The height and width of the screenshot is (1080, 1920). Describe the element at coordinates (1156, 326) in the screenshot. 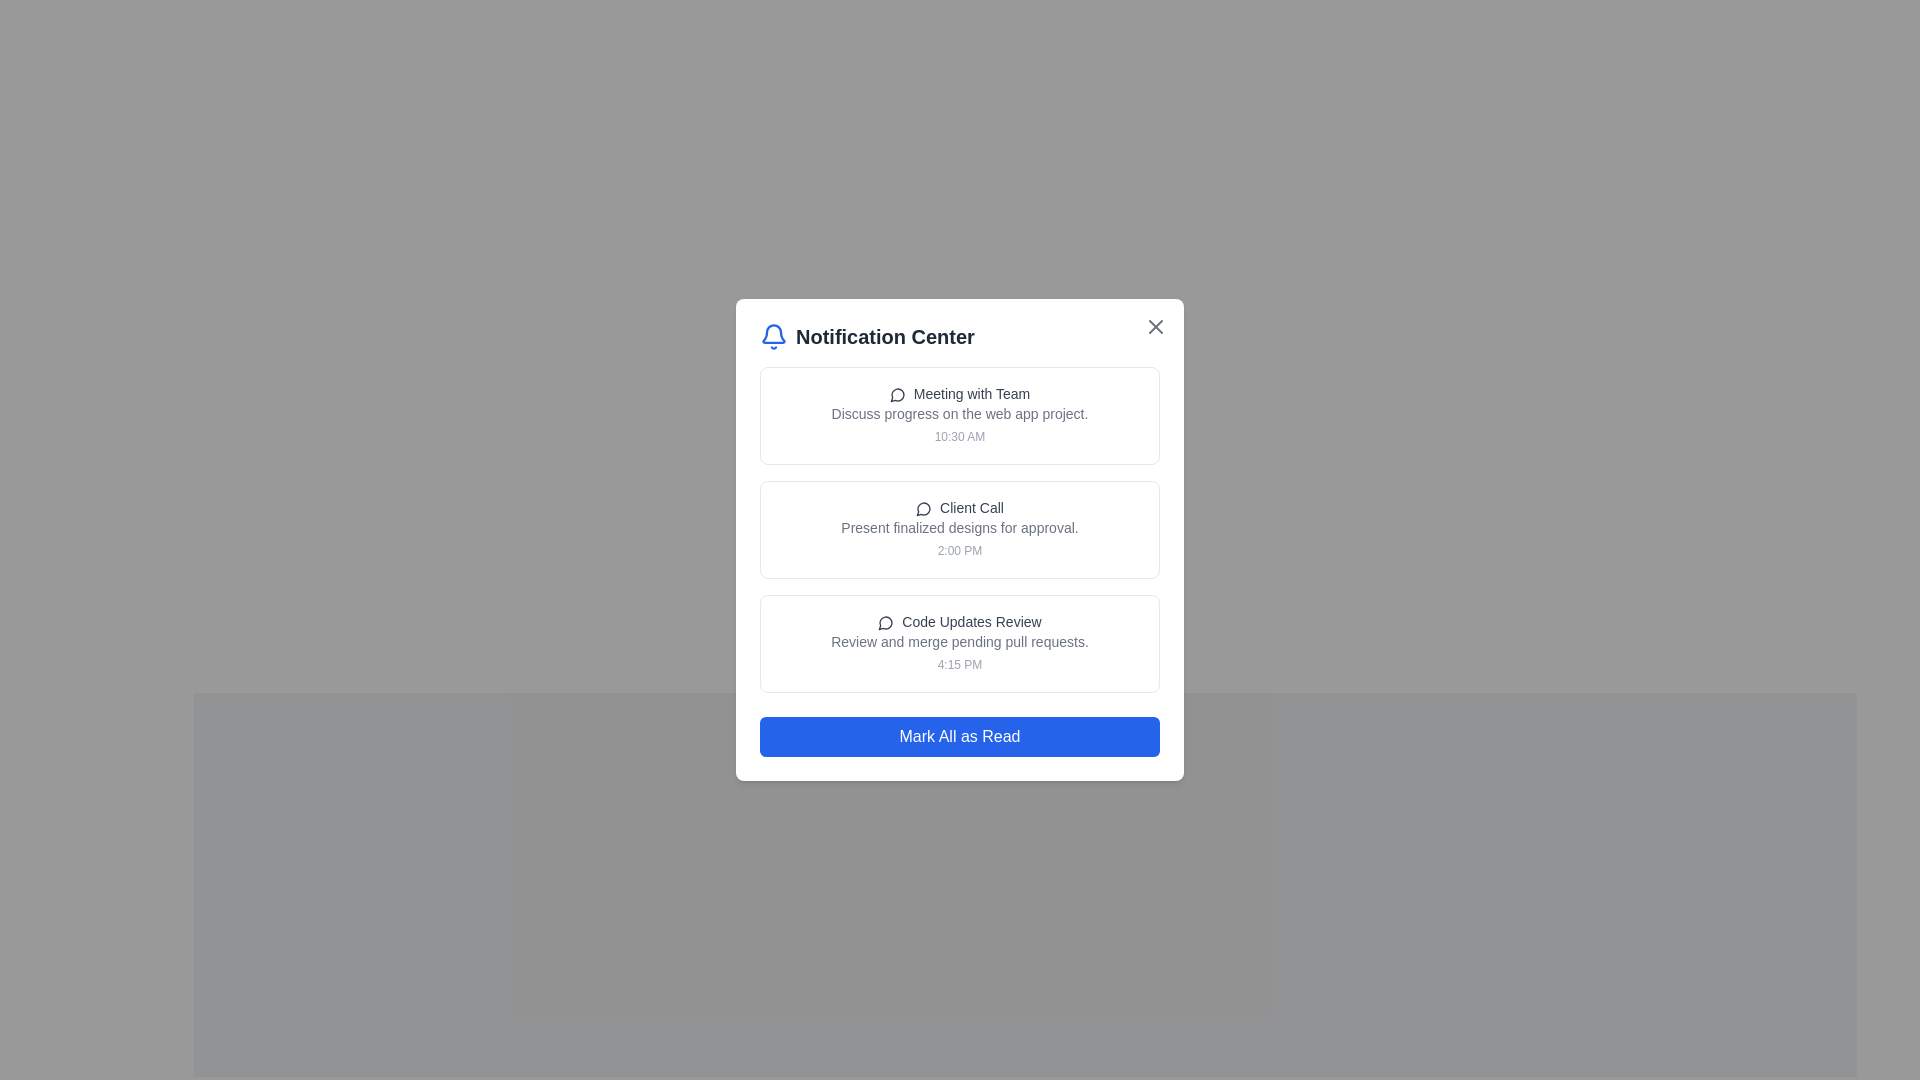

I see `the close button located in the upper-right corner of the 'Notification Center' modal` at that location.